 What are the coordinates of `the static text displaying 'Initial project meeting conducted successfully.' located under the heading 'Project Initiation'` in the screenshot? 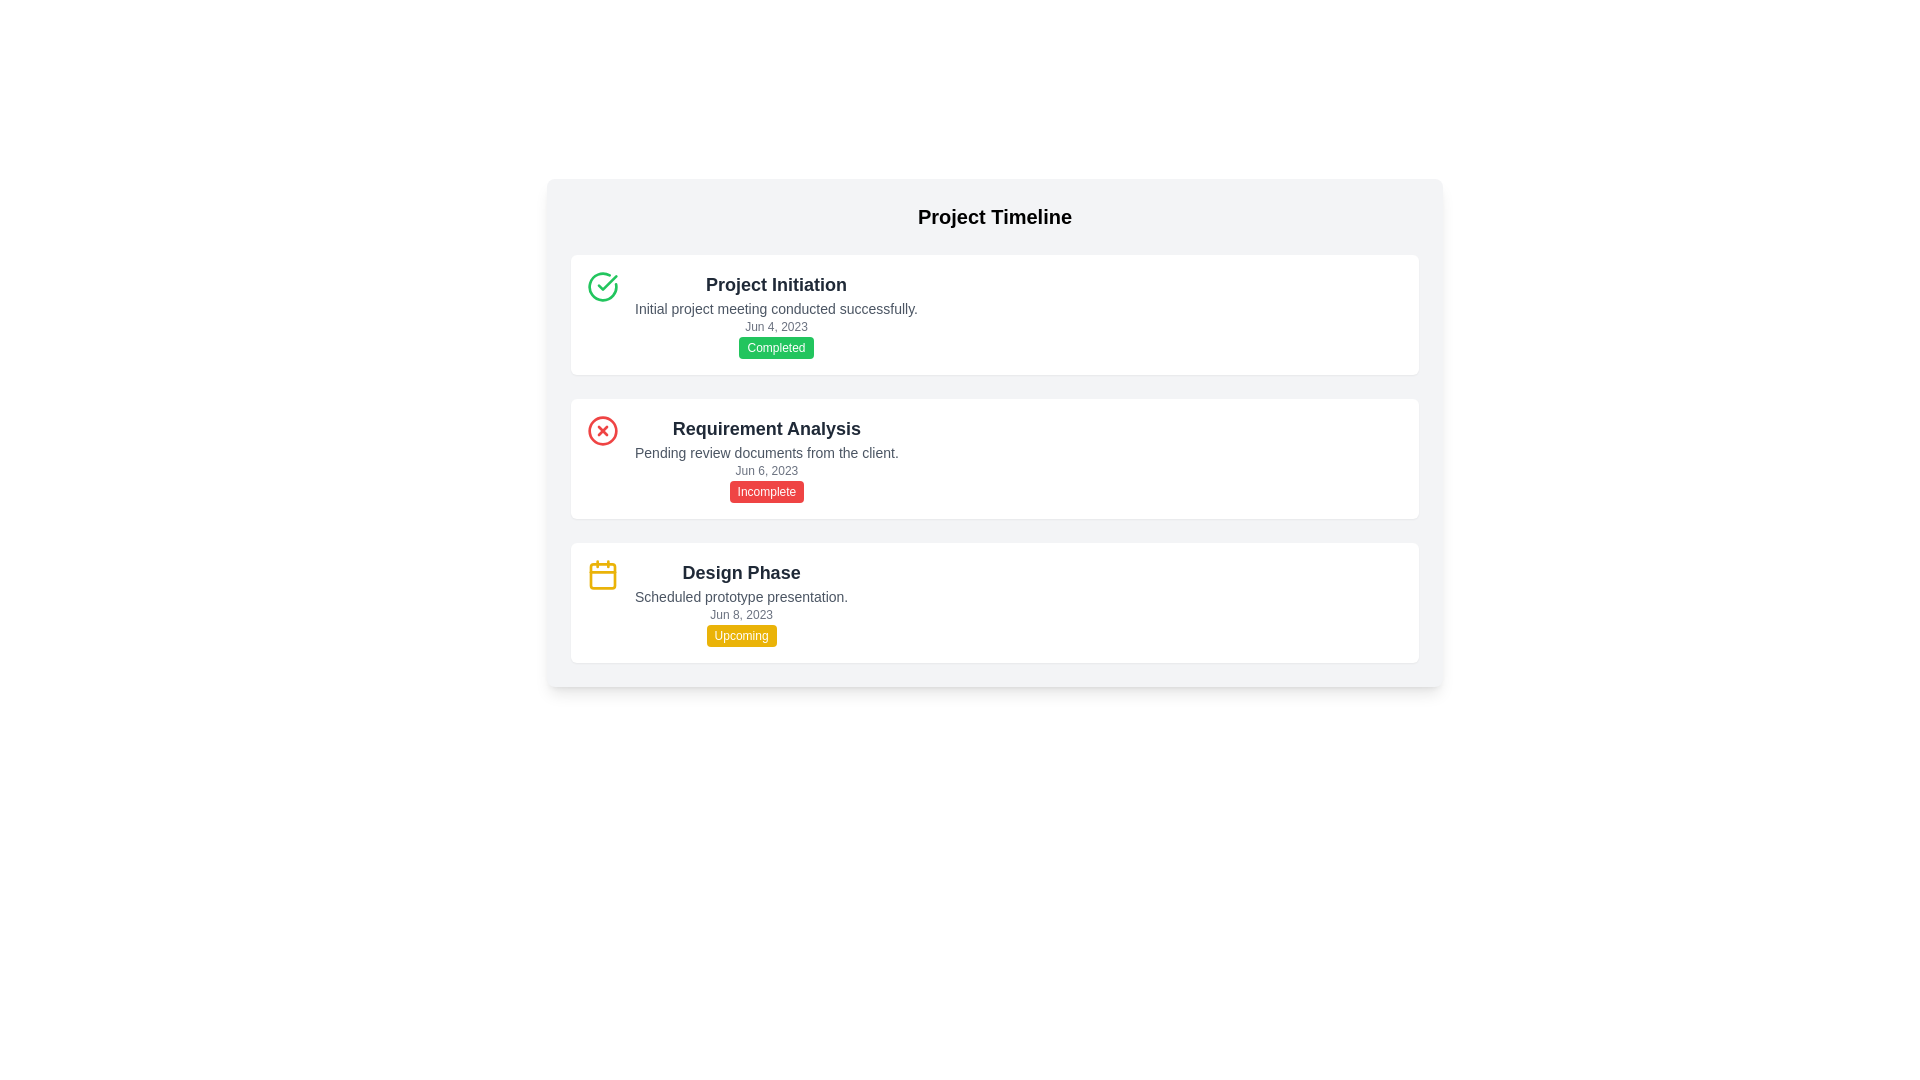 It's located at (775, 308).